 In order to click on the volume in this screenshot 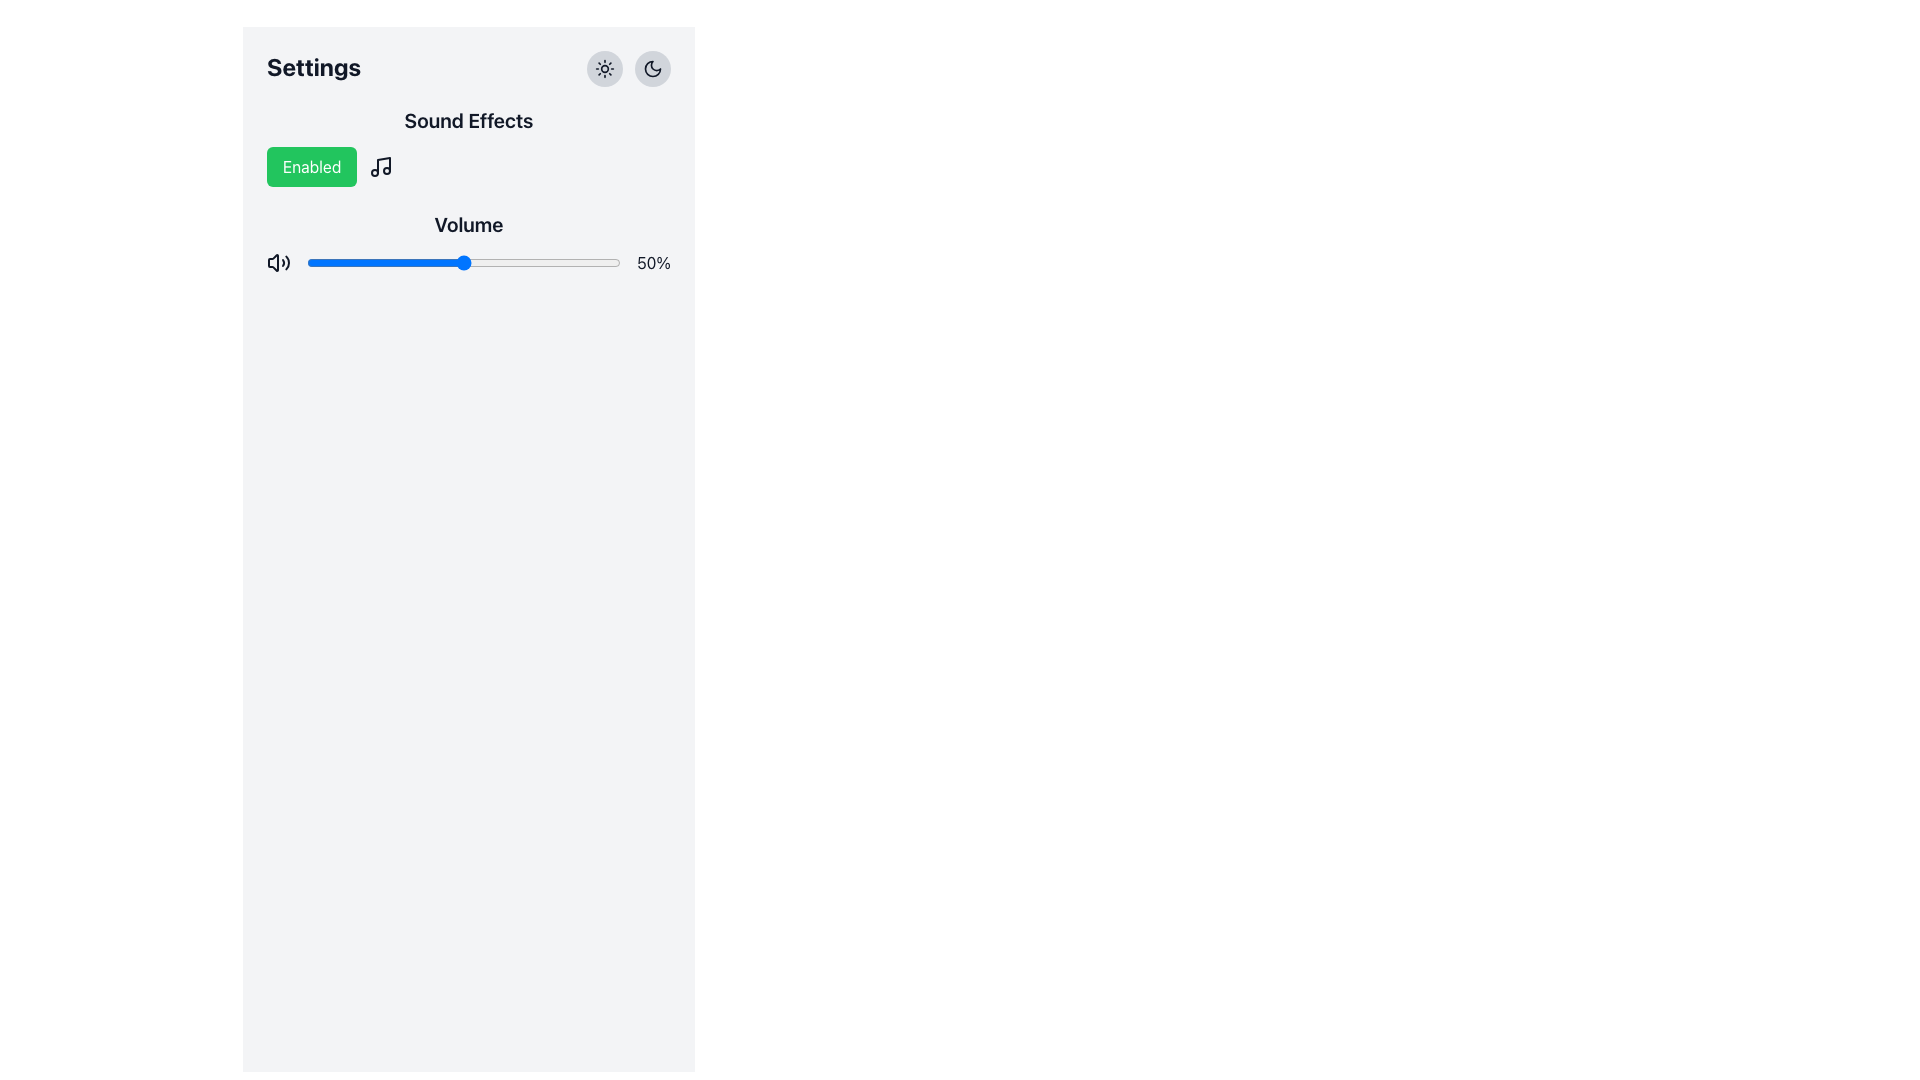, I will do `click(431, 261)`.